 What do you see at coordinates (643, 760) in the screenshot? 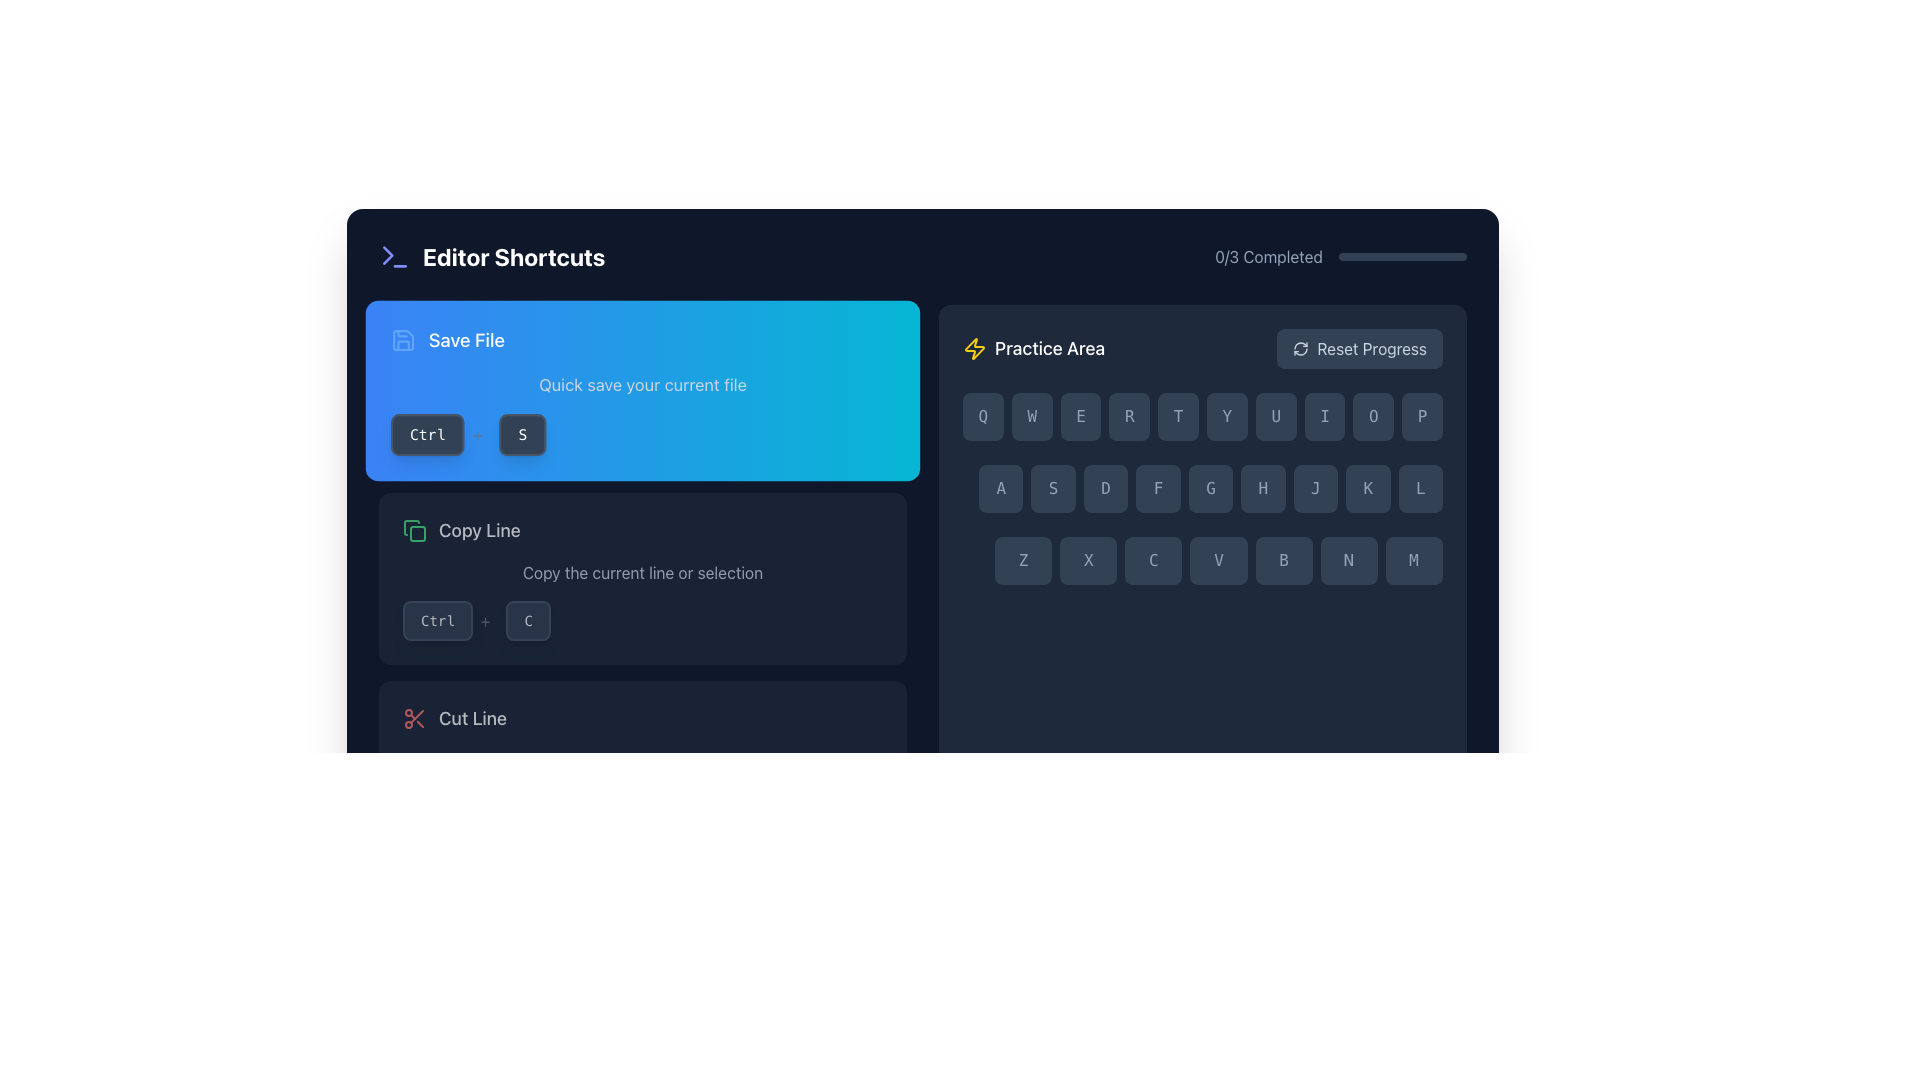
I see `the informative text that says 'Cut the current line or selection', which is styled in light gray and located below the heading 'Cut Line'` at bounding box center [643, 760].